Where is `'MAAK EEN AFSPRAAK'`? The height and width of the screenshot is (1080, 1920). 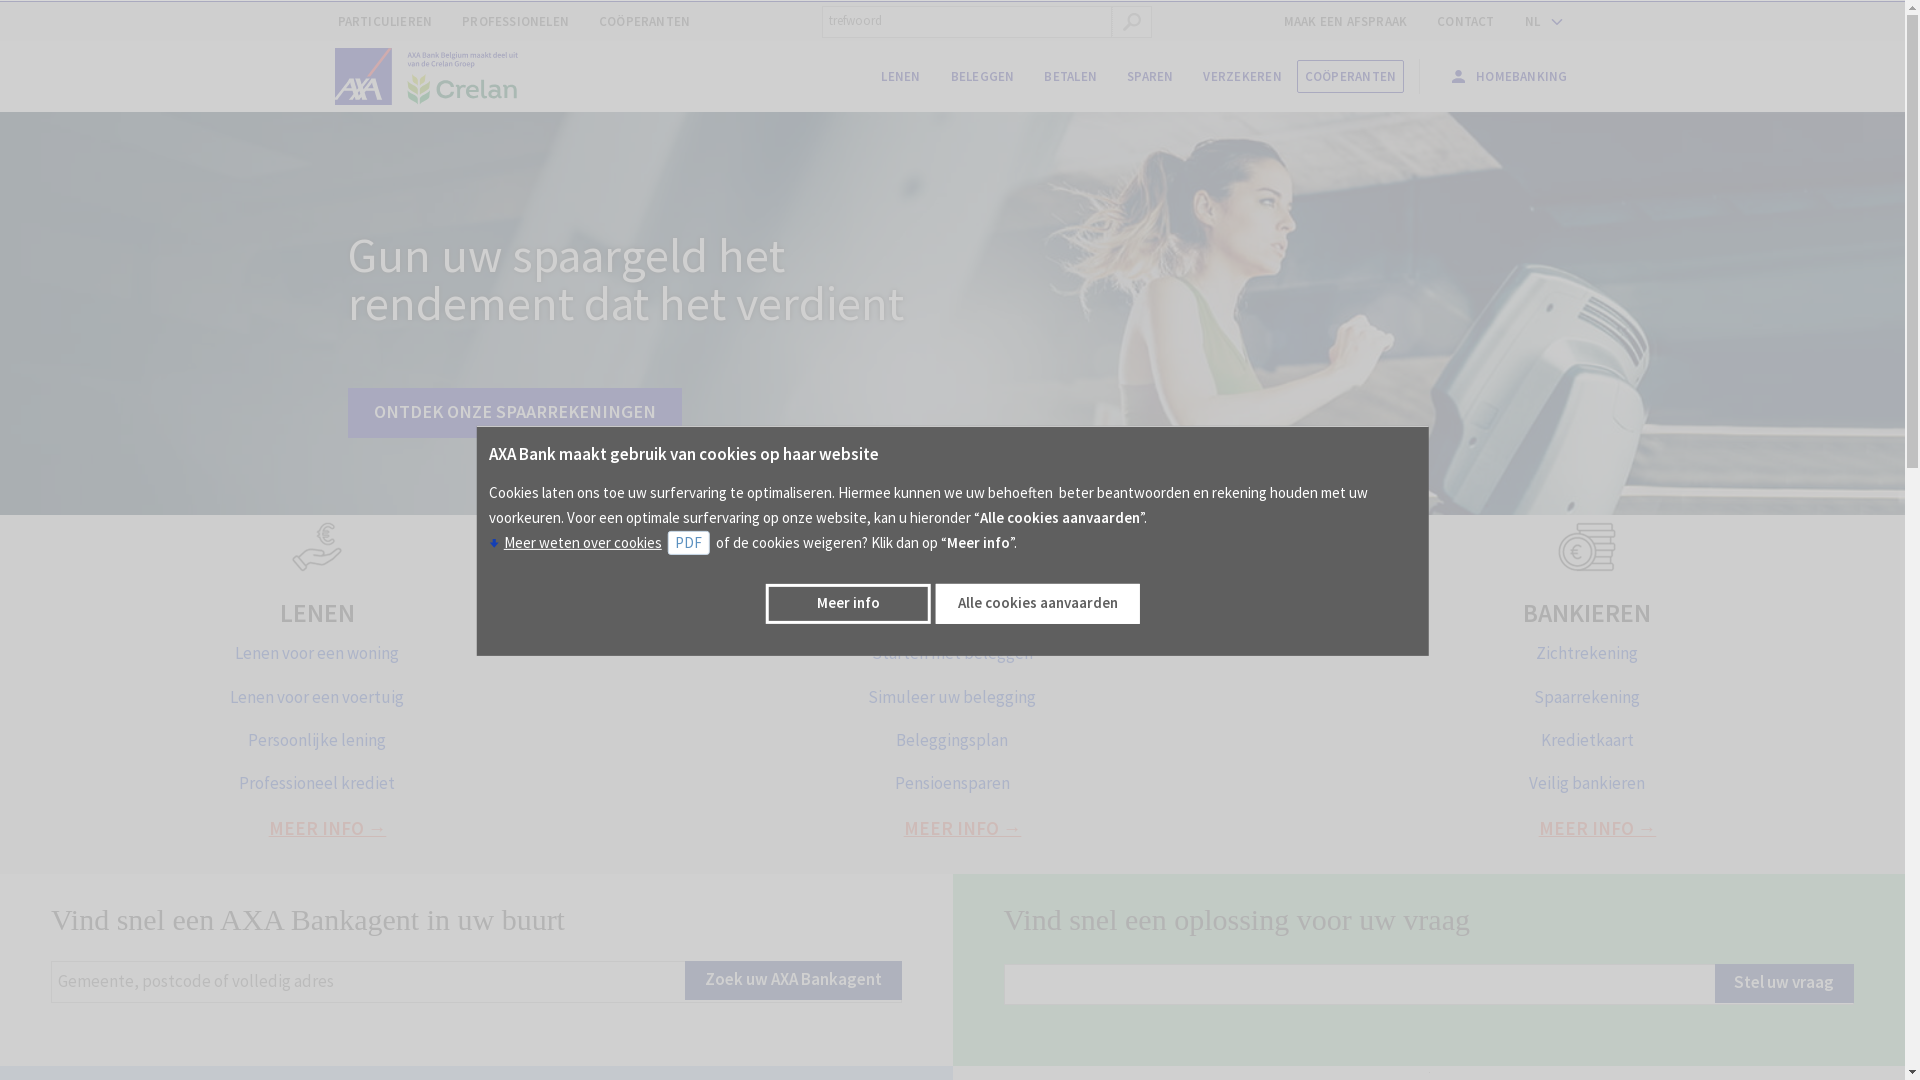
'MAAK EEN AFSPRAAK' is located at coordinates (1345, 21).